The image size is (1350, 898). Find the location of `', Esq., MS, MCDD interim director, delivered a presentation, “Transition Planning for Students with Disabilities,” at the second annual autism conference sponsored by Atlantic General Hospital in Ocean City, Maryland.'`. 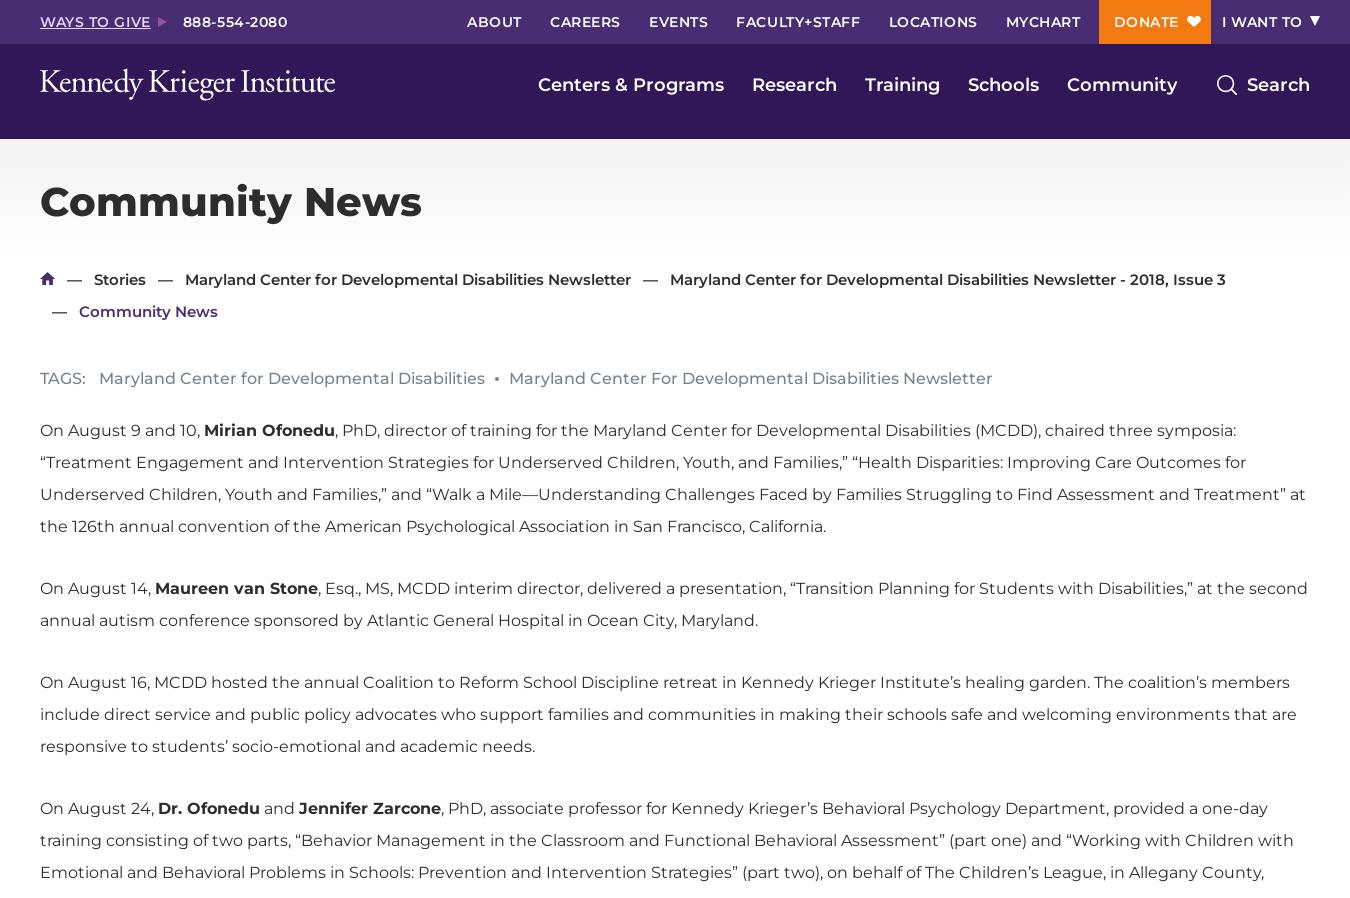

', Esq., MS, MCDD interim director, delivered a presentation, “Transition Planning for Students with Disabilities,” at the second annual autism conference sponsored by Atlantic General Hospital in Ocean City, Maryland.' is located at coordinates (674, 603).